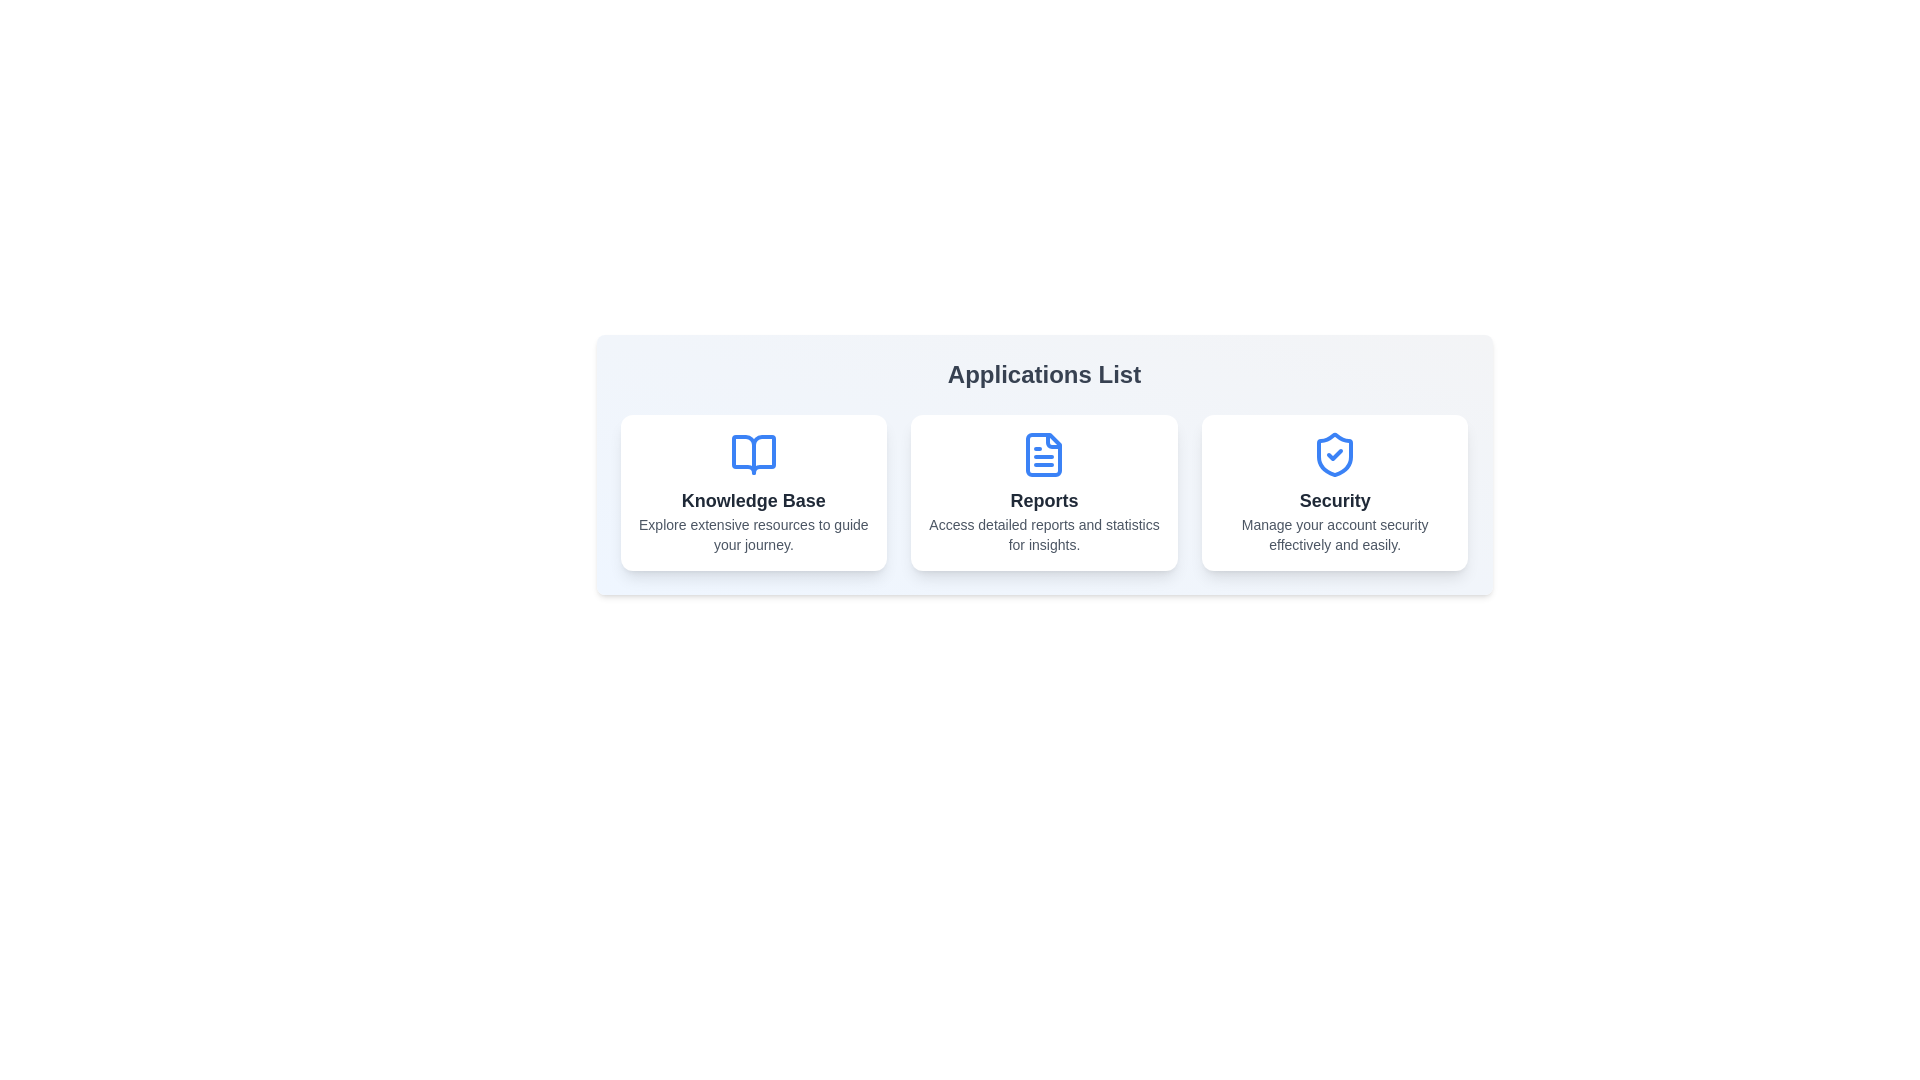 Image resolution: width=1920 pixels, height=1080 pixels. Describe the element at coordinates (1335, 493) in the screenshot. I see `the Security card to simulate an interaction` at that location.